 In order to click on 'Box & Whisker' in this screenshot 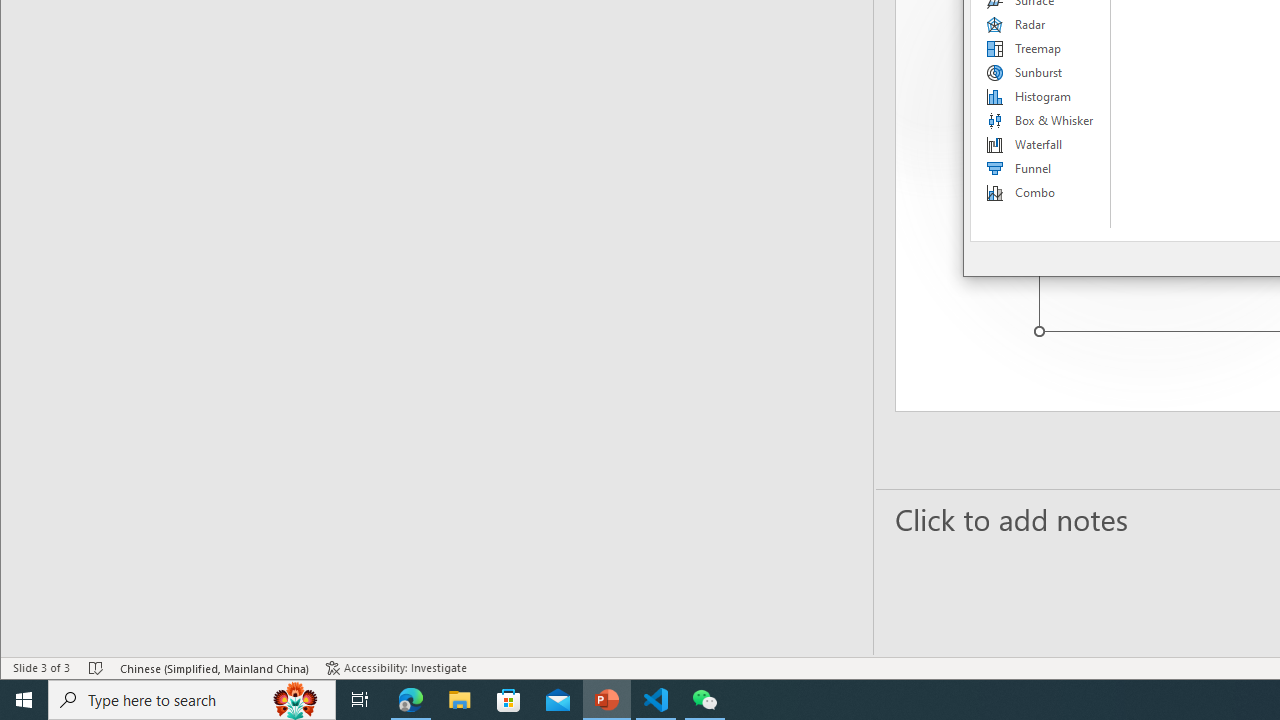, I will do `click(1040, 120)`.